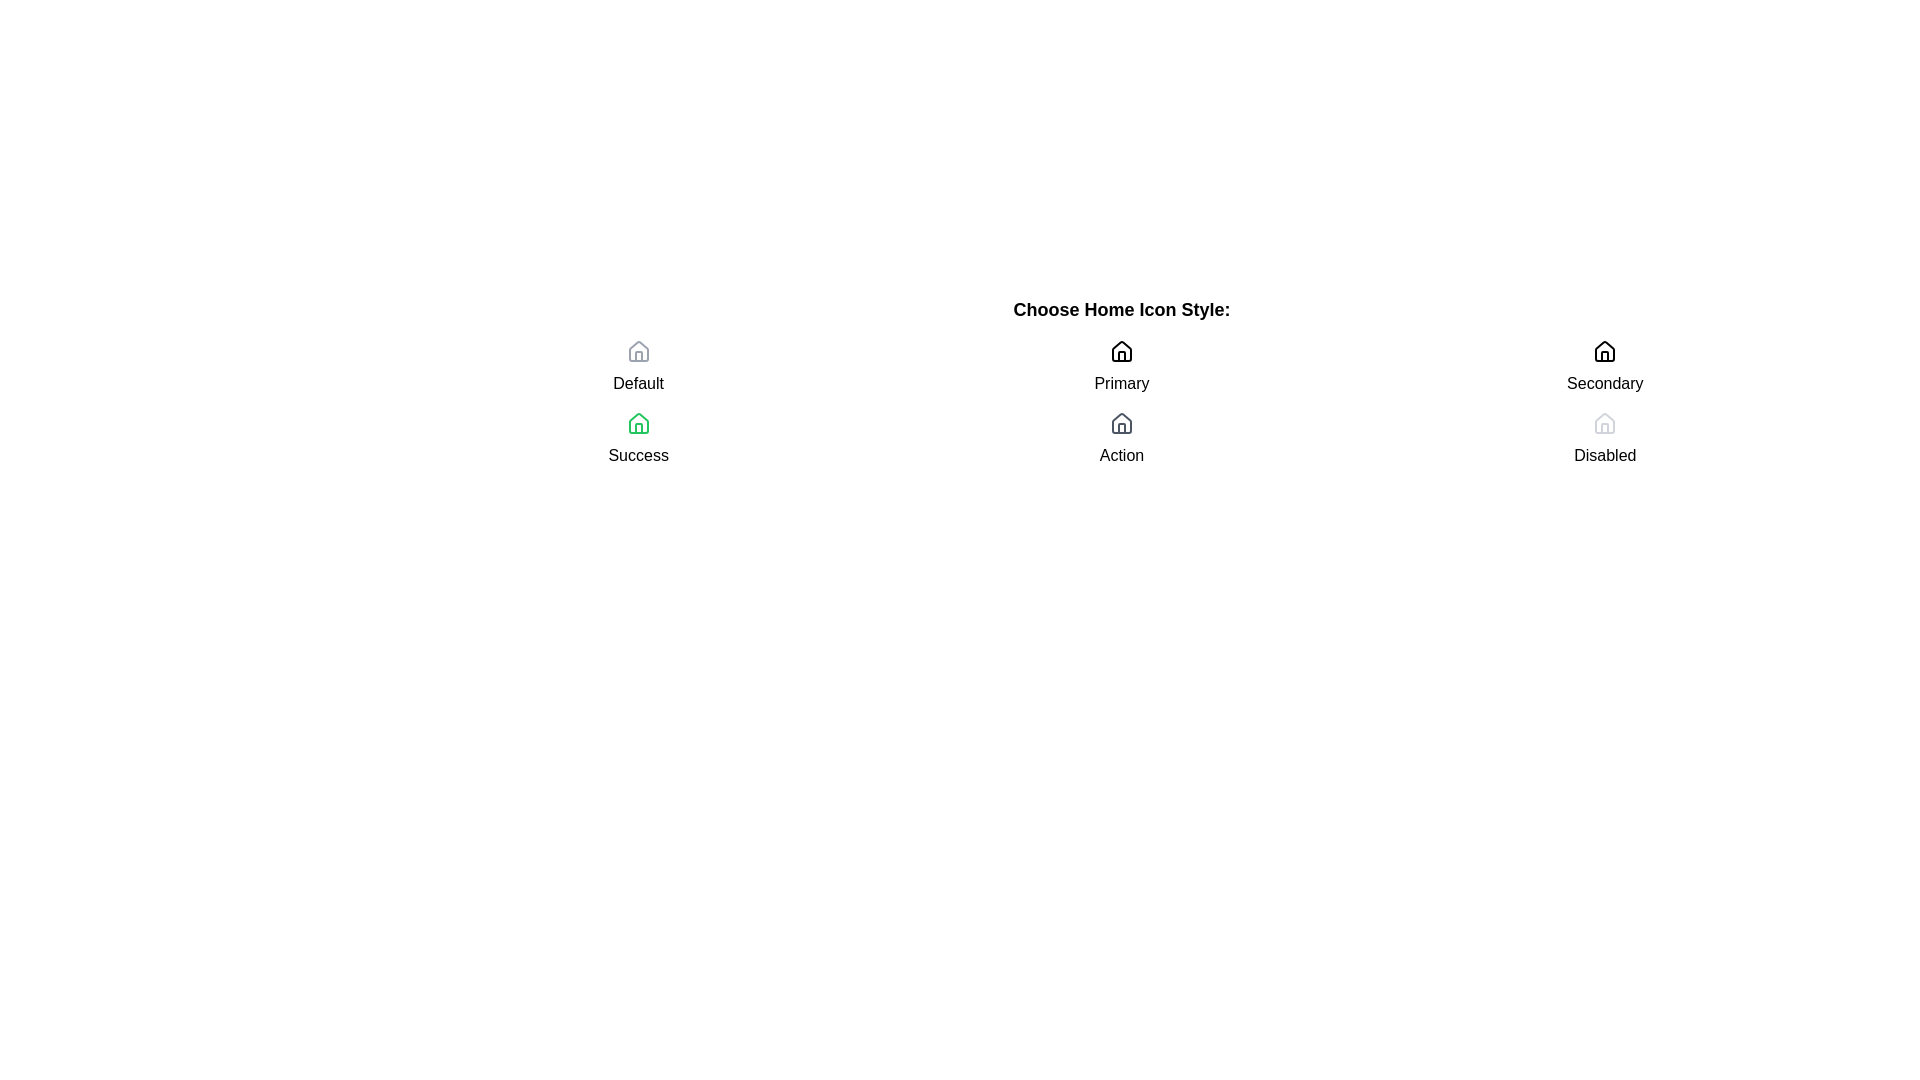  What do you see at coordinates (637, 350) in the screenshot?
I see `the house icon, which is a simple gray graphical representation resembling a house, located in the upper right region of the interface next to the 'Secondary' label` at bounding box center [637, 350].